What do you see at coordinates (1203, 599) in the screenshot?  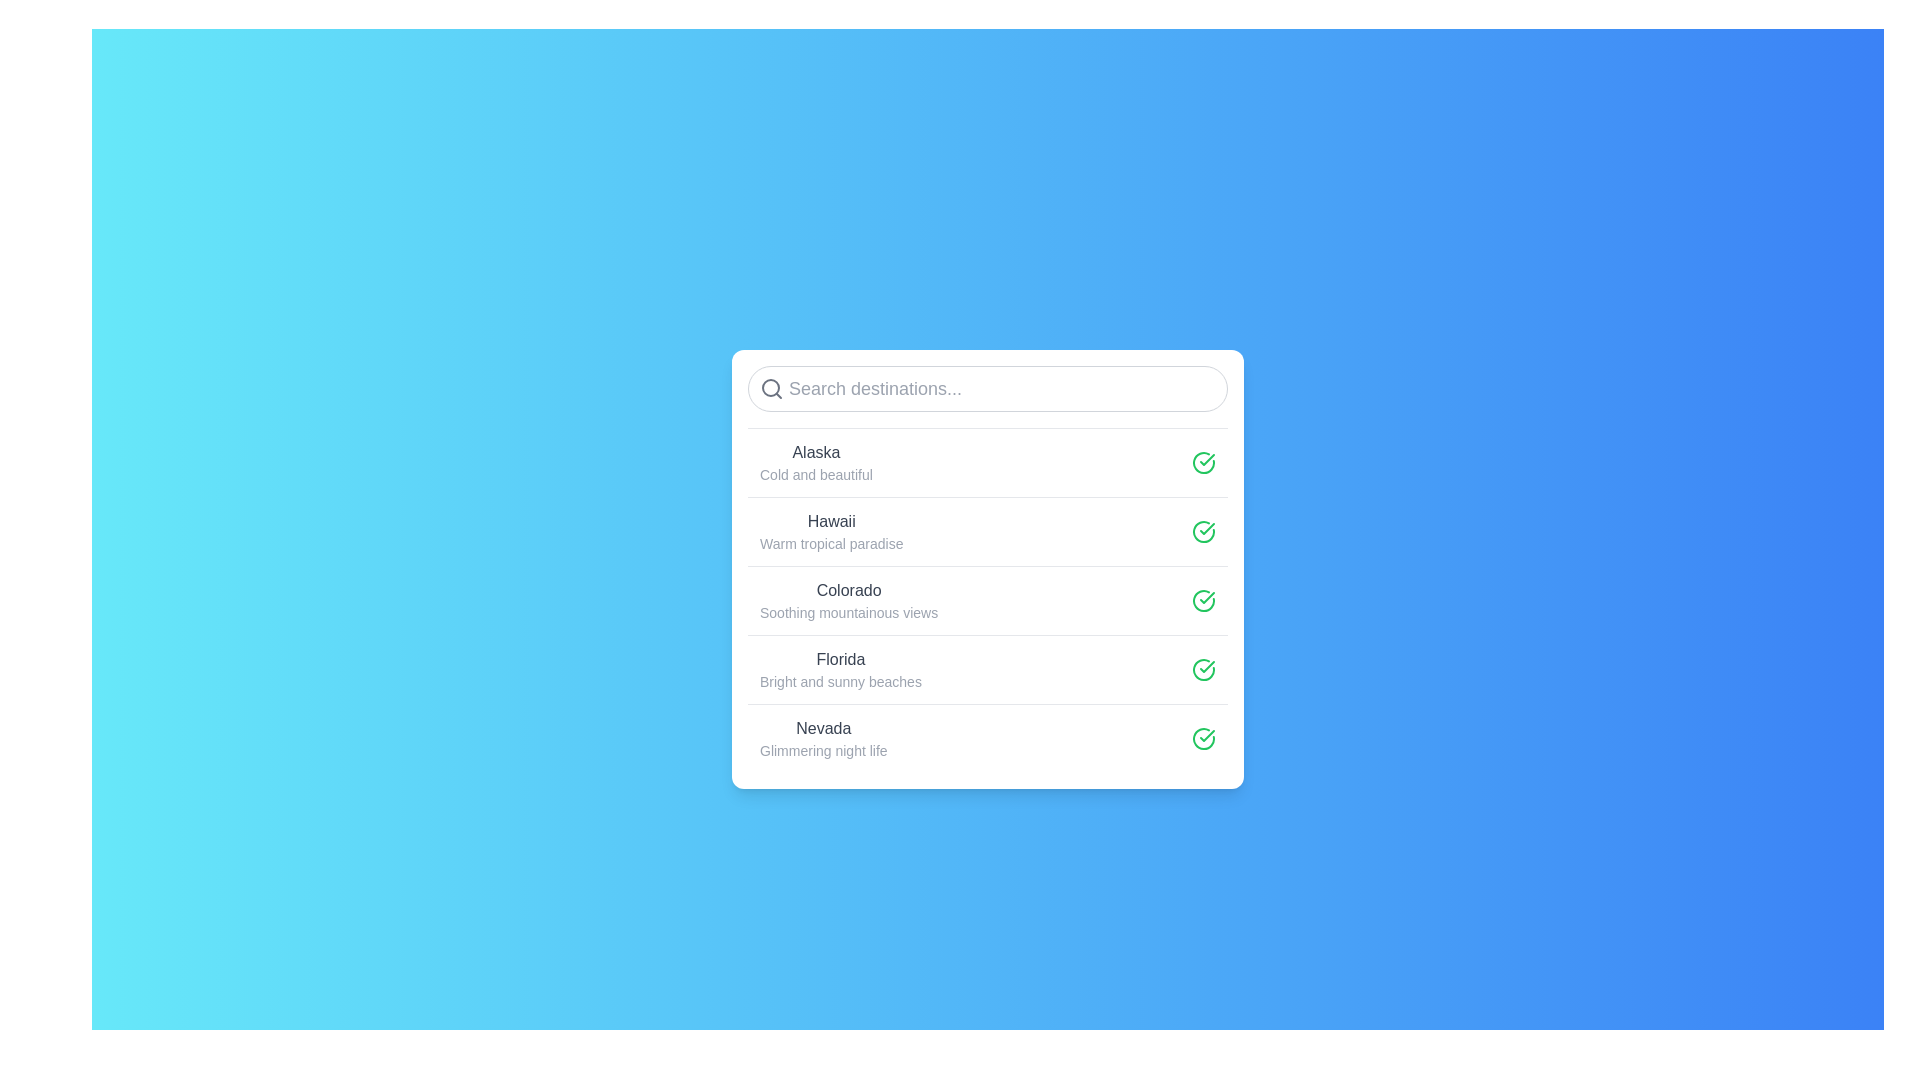 I see `the approval/completion icon associated with the 'Colorado' item, which is located to the right of the title and description` at bounding box center [1203, 599].